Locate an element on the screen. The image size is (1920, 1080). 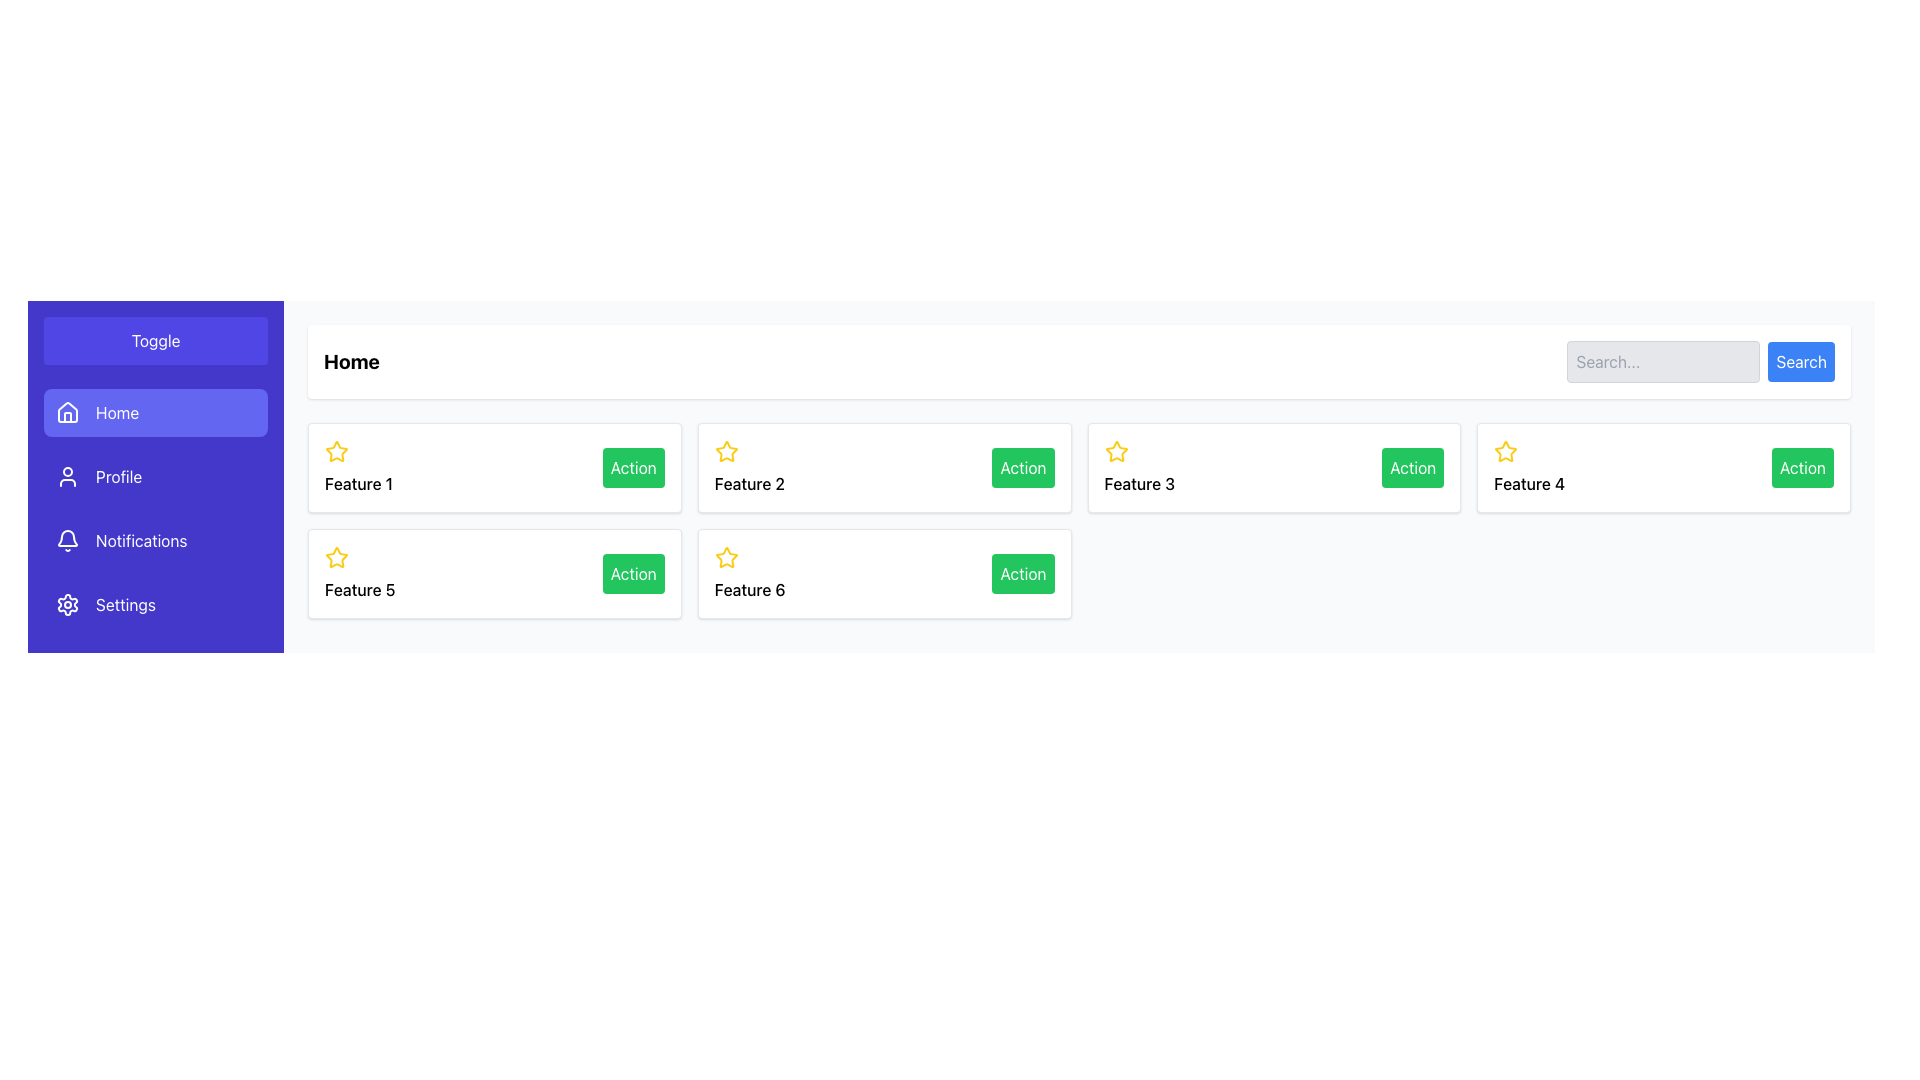
the text label displaying 'Feature 4' located in the fourth position of the features grid is located at coordinates (1528, 483).